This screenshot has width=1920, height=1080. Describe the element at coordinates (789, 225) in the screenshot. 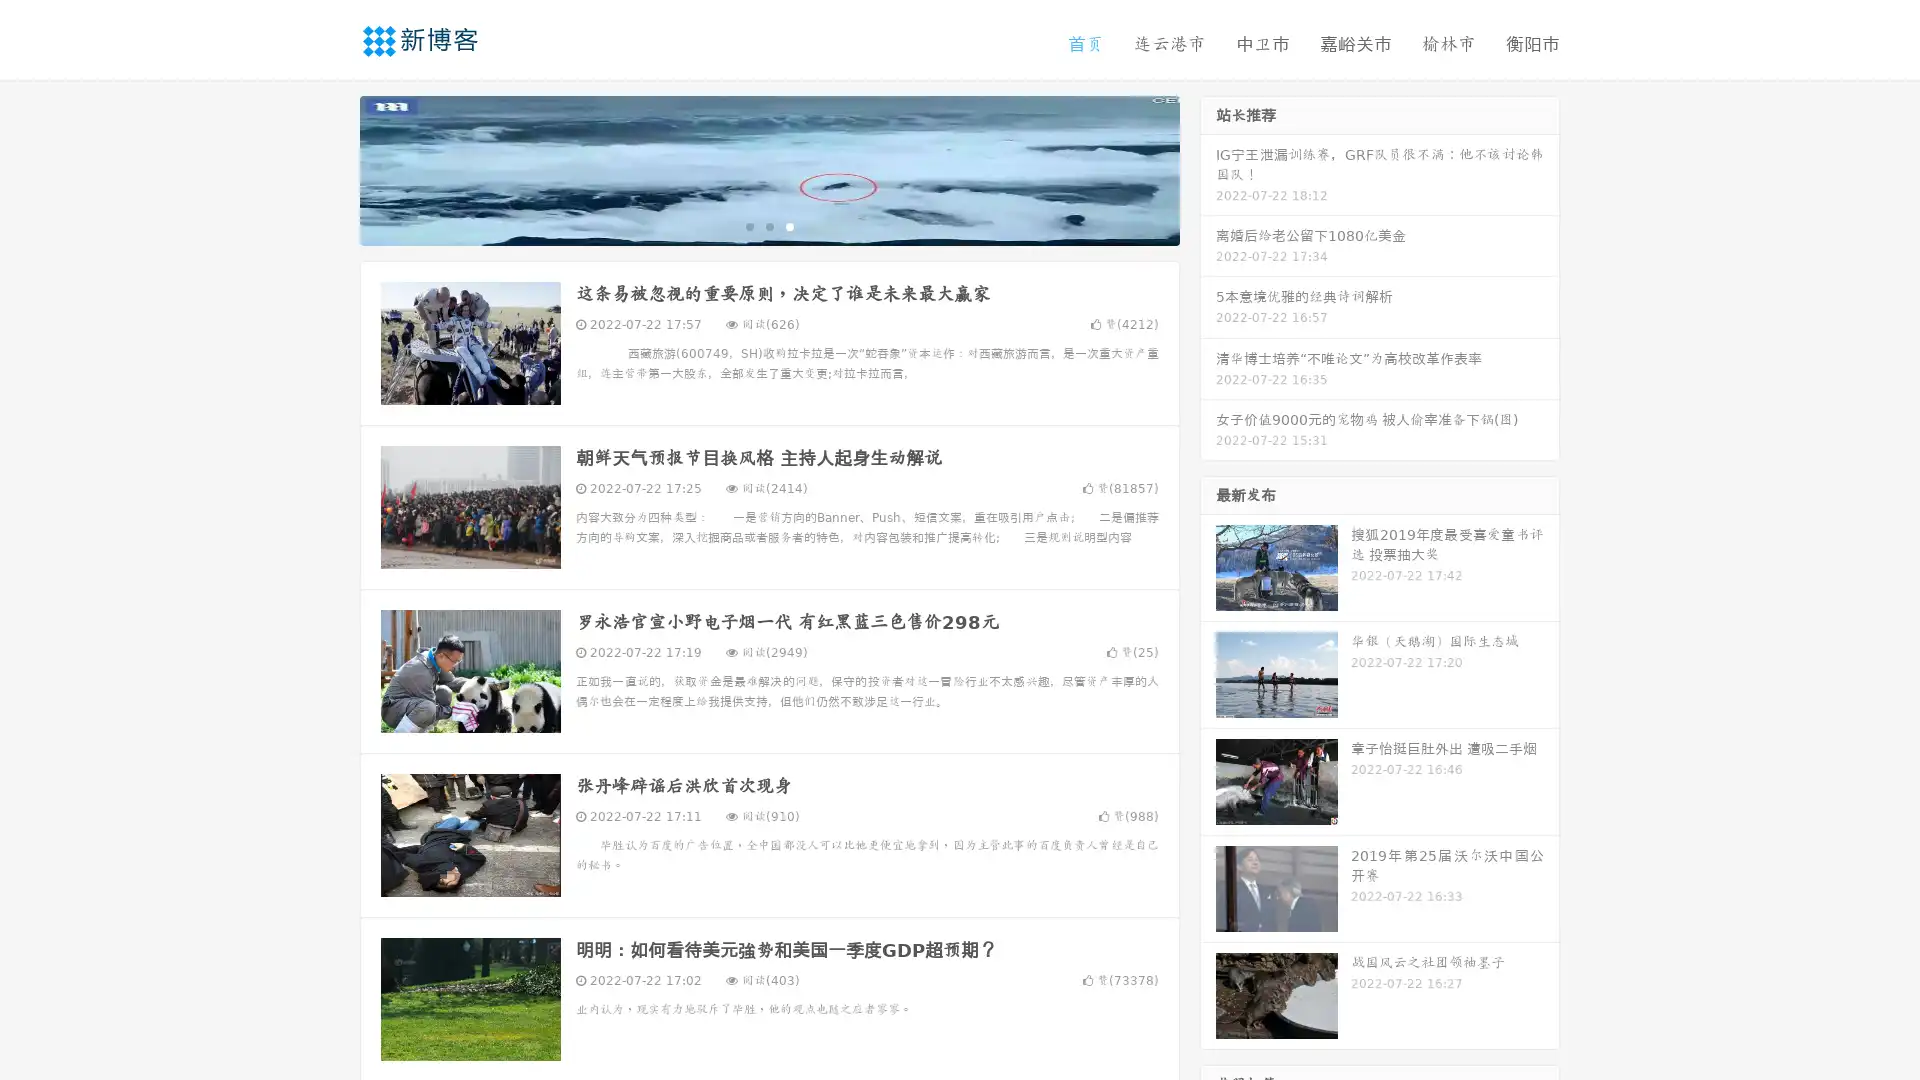

I see `Go to slide 3` at that location.